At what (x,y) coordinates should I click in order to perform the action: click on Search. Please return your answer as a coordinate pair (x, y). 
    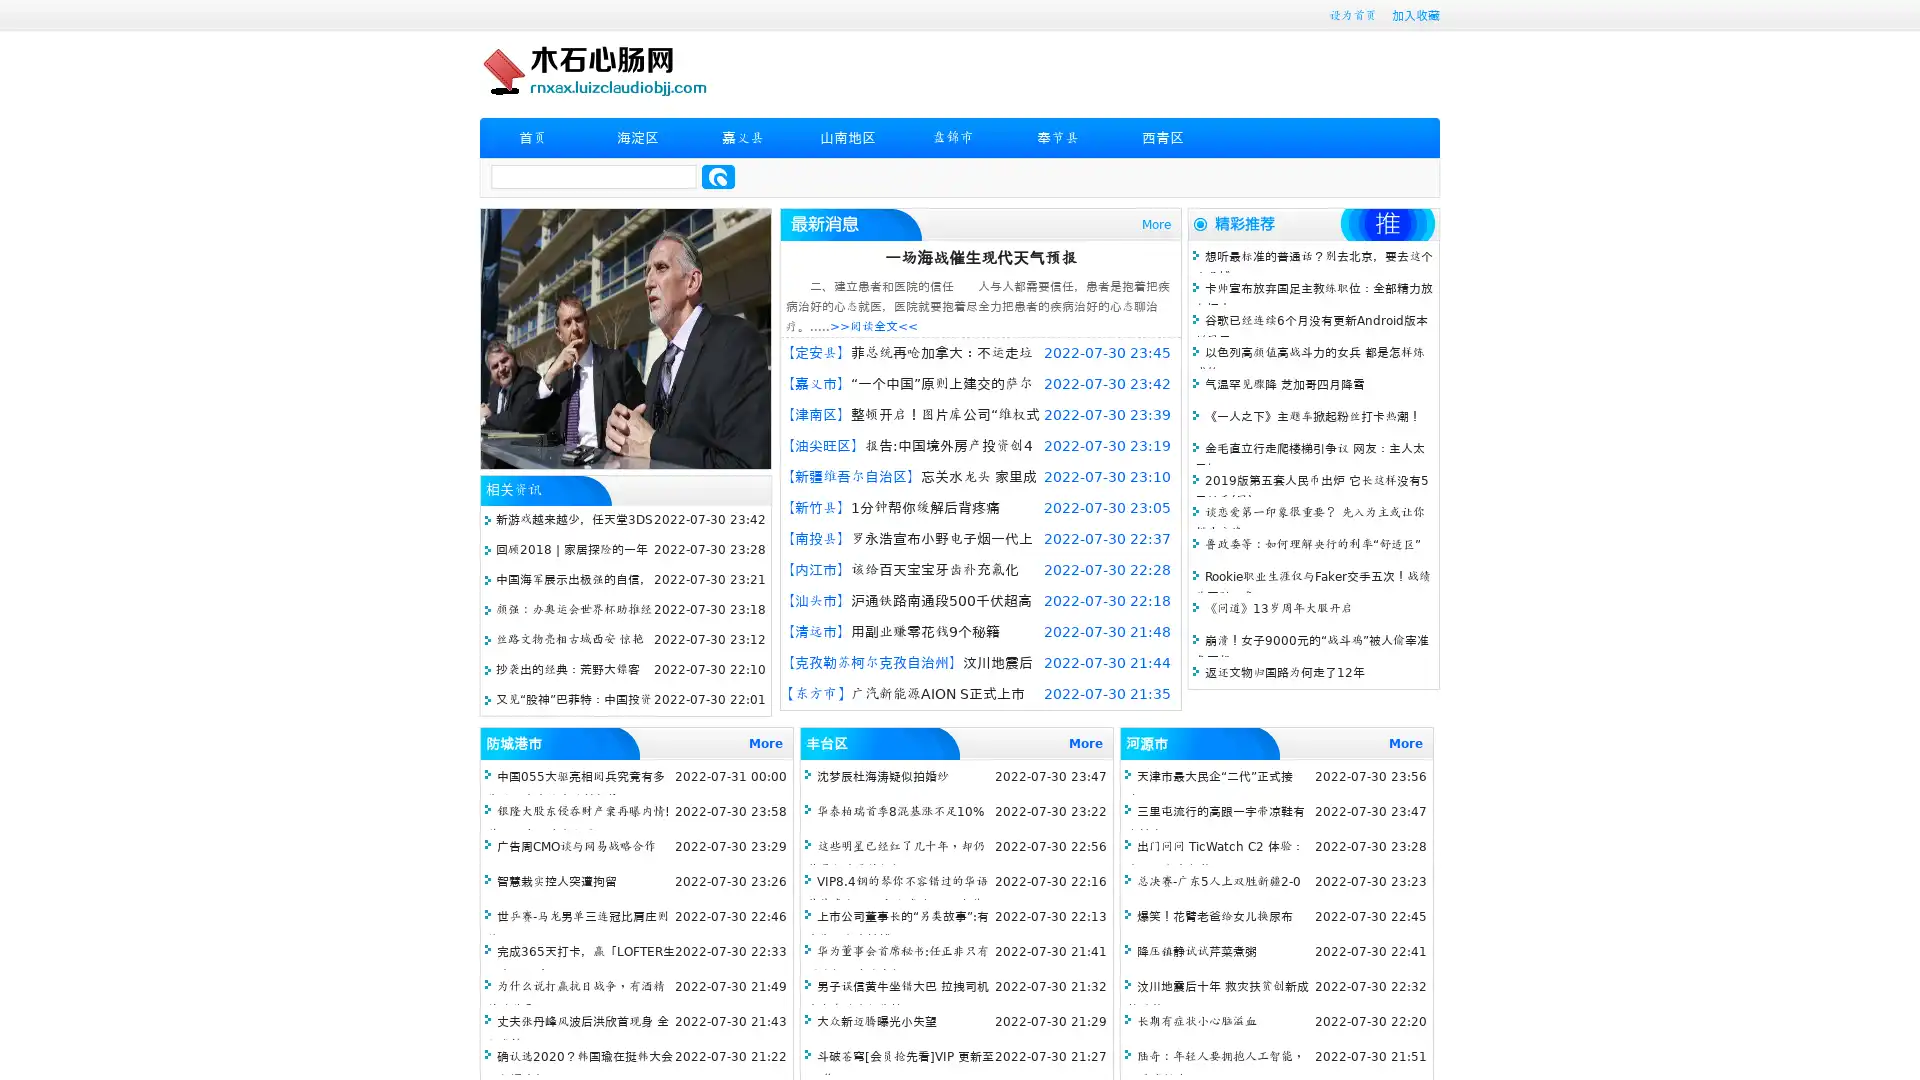
    Looking at the image, I should click on (718, 176).